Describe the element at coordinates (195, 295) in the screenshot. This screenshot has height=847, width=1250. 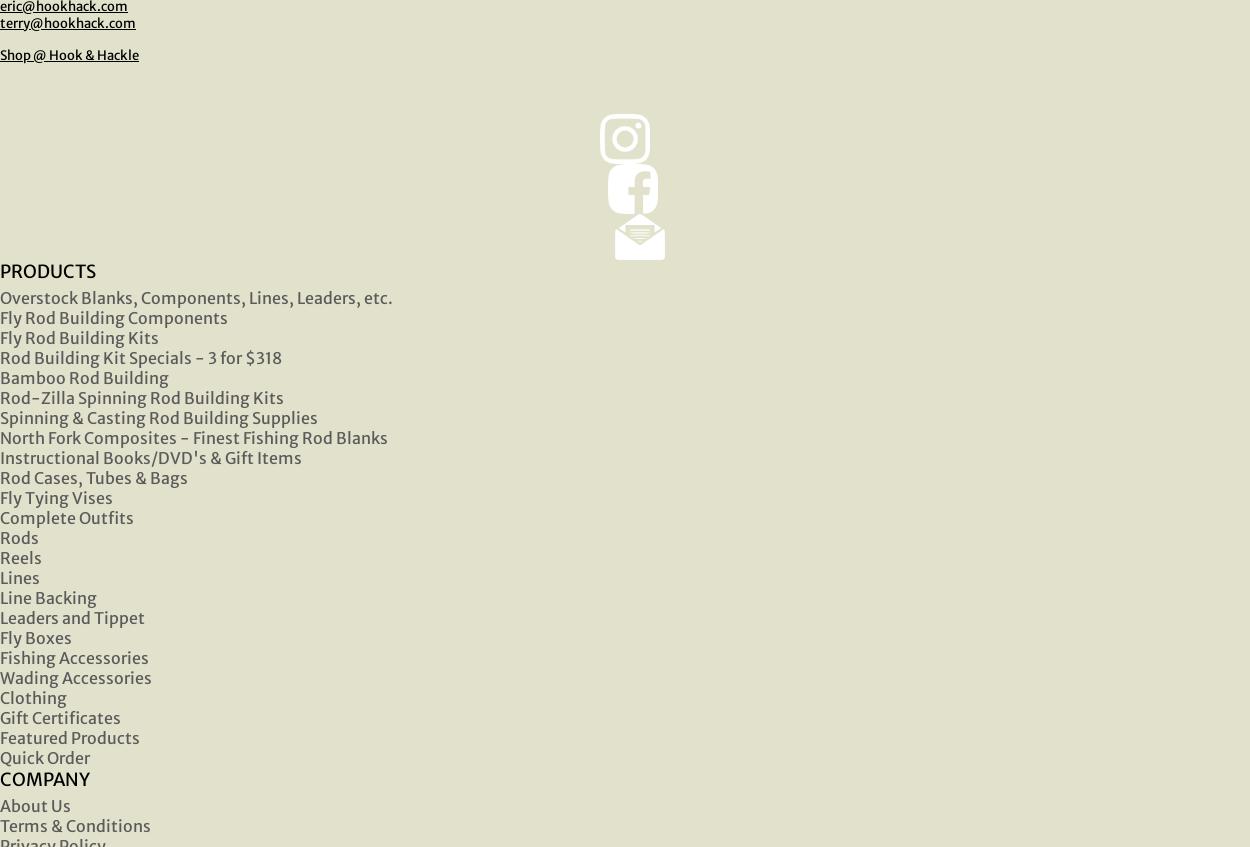
I see `'Overstock Blanks, Components, Lines, Leaders, etc.'` at that location.